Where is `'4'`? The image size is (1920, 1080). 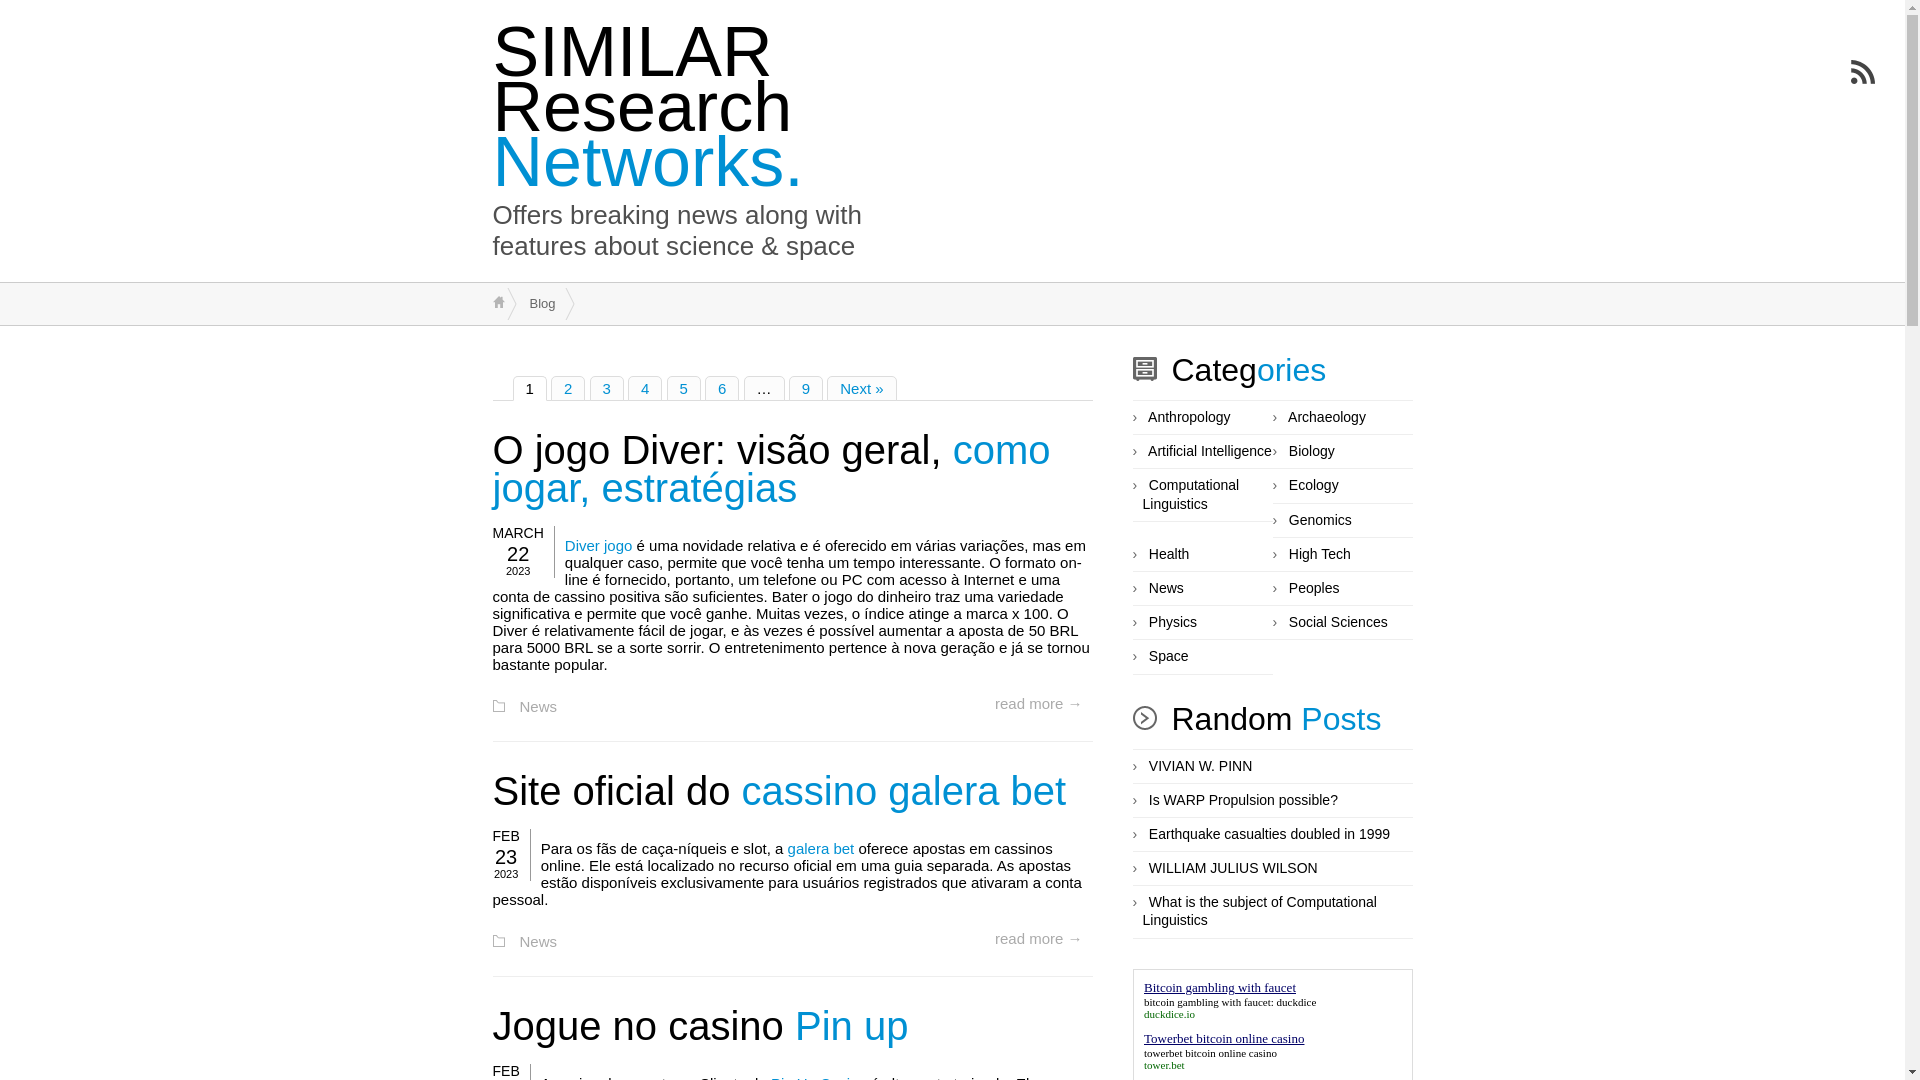 '4' is located at coordinates (627, 388).